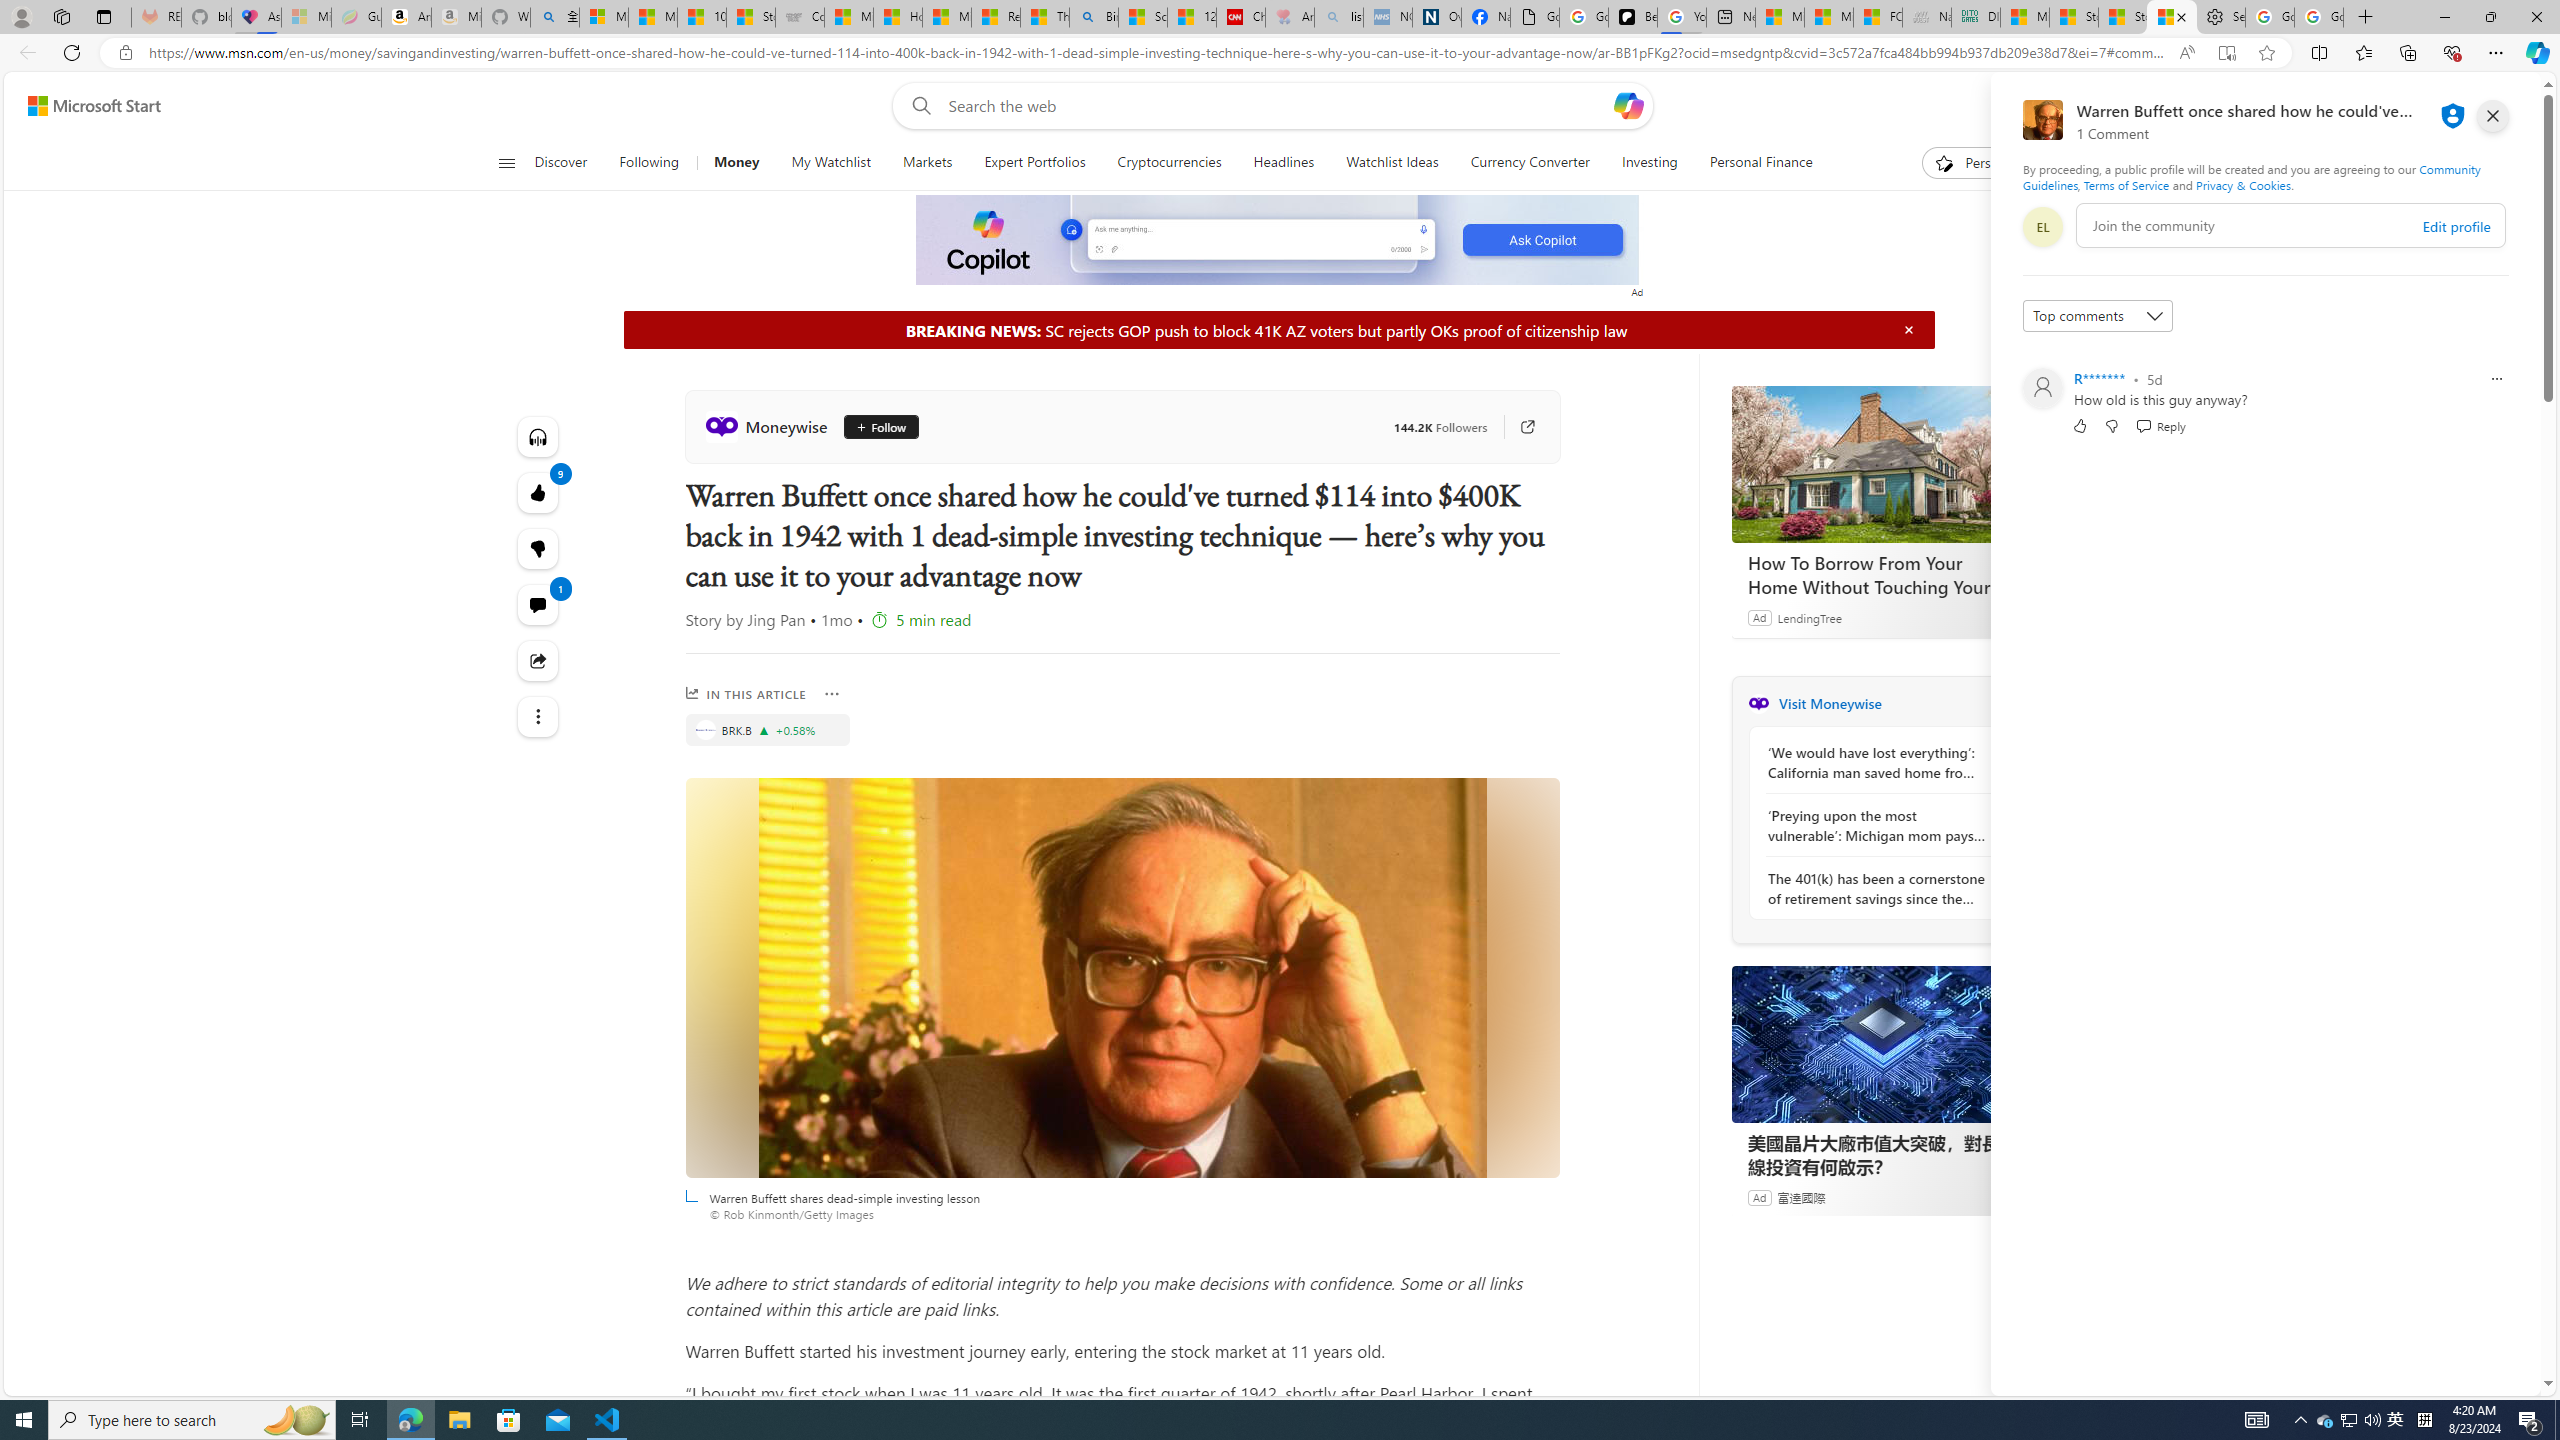 The image size is (2560, 1440). Describe the element at coordinates (737, 162) in the screenshot. I see `'Money'` at that location.